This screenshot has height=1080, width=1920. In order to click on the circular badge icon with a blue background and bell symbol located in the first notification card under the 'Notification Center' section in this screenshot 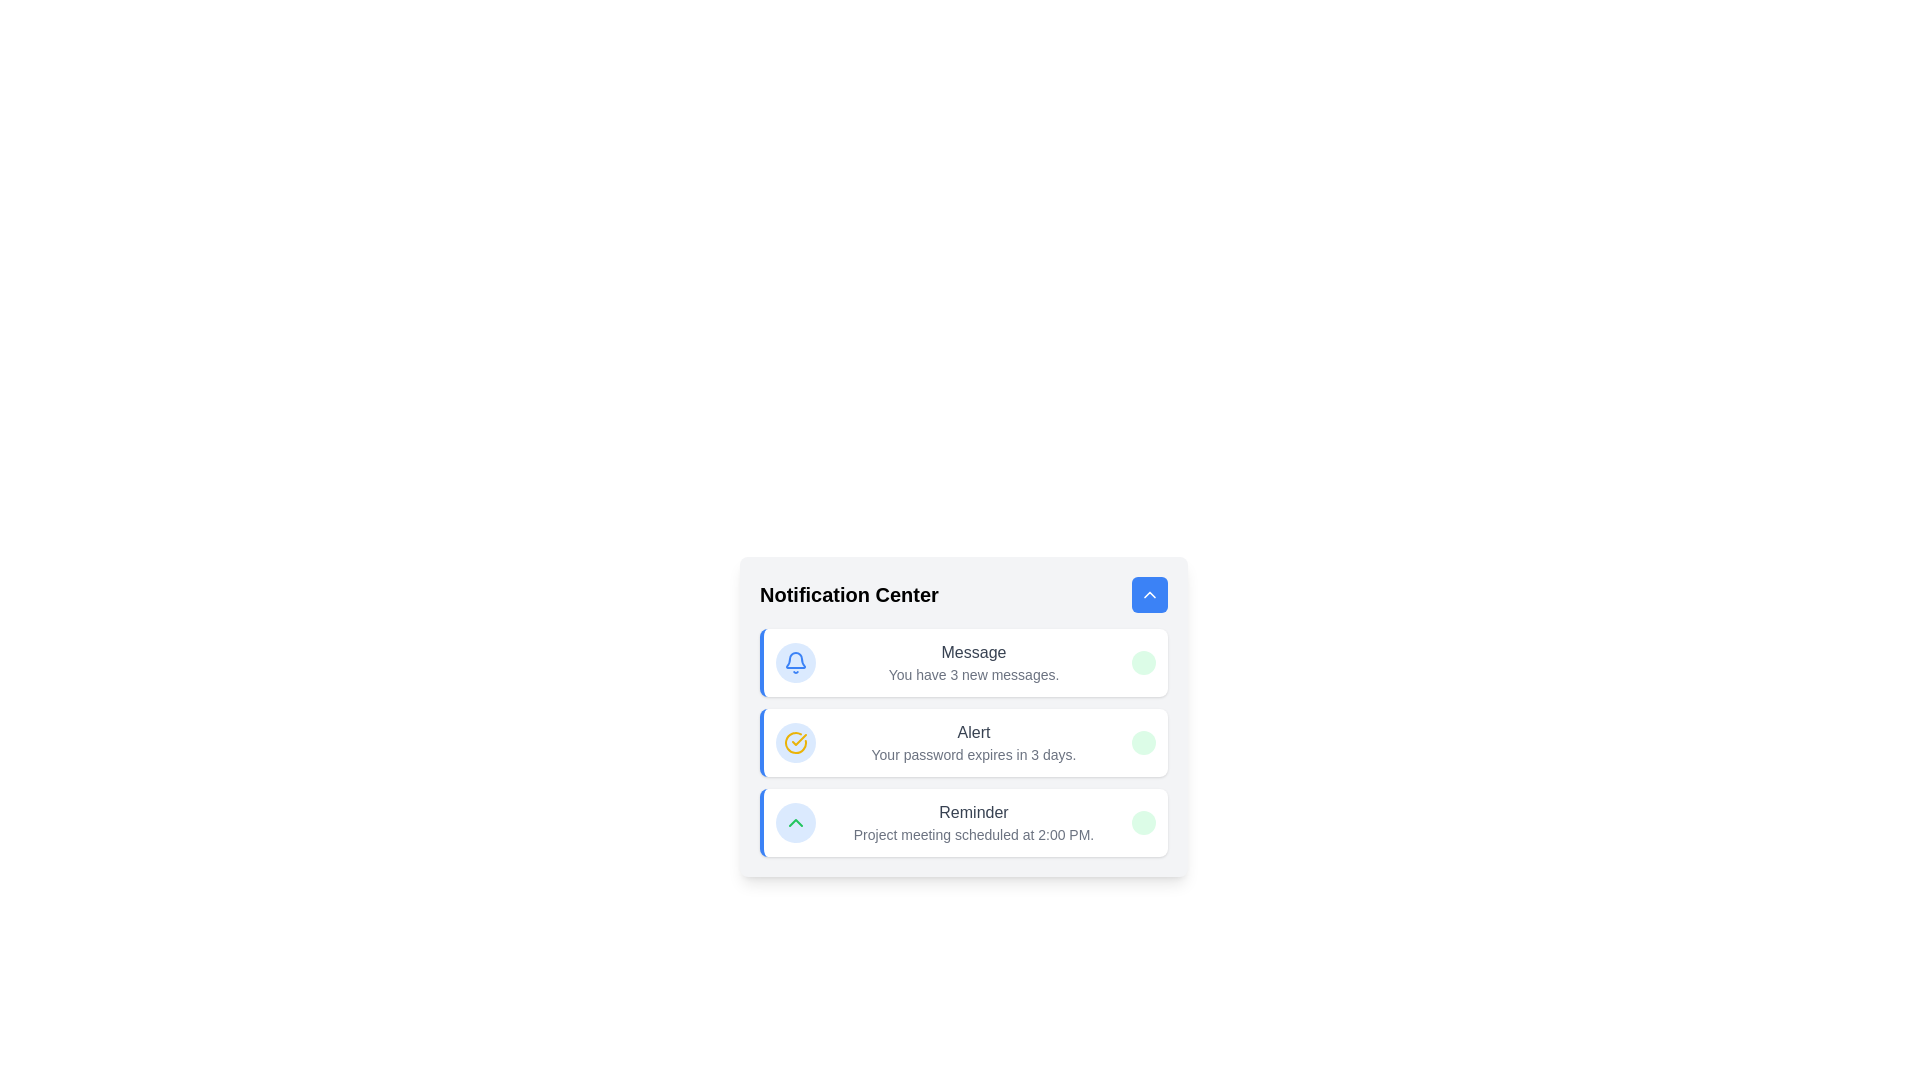, I will do `click(795, 663)`.